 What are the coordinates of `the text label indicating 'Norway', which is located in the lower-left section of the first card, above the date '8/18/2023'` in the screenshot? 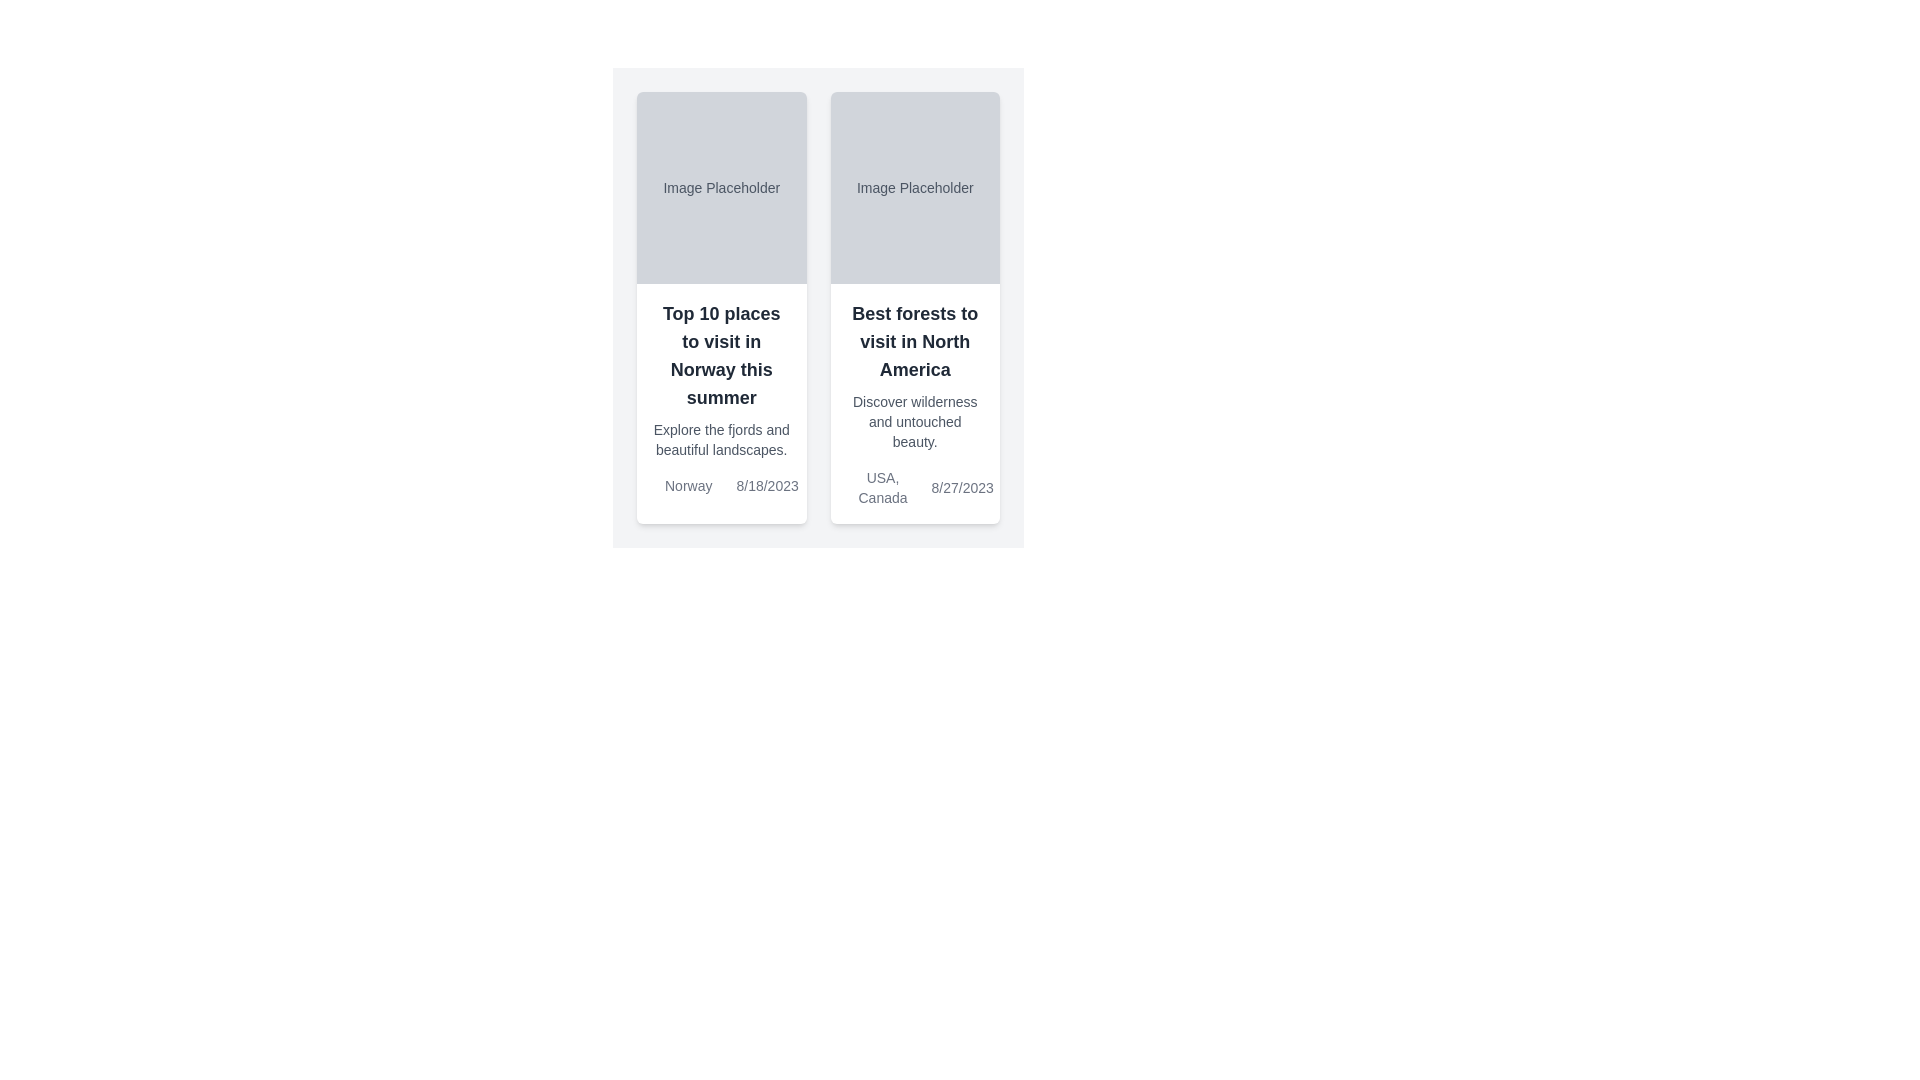 It's located at (688, 486).